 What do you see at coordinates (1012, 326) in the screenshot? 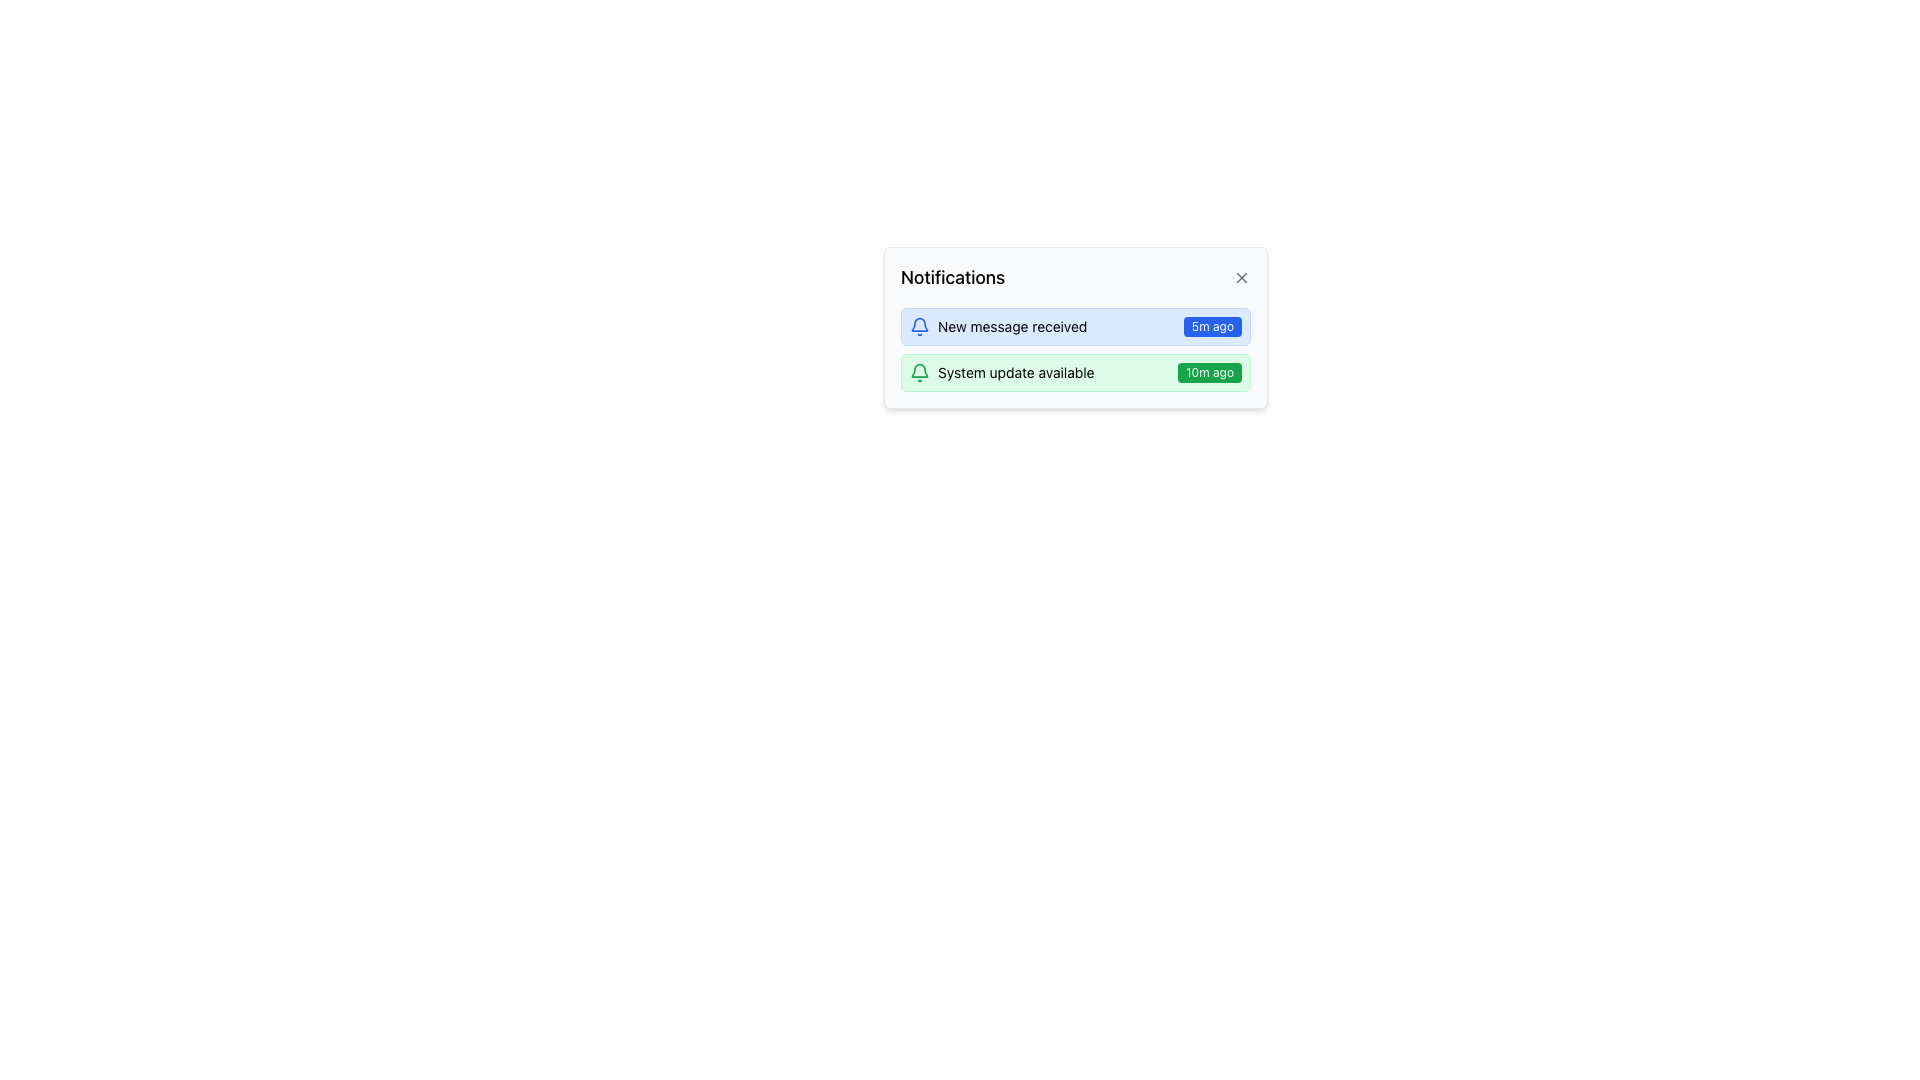
I see `the text label in the first notification card that describes the new message received, located to the right of the notification bell icon` at bounding box center [1012, 326].